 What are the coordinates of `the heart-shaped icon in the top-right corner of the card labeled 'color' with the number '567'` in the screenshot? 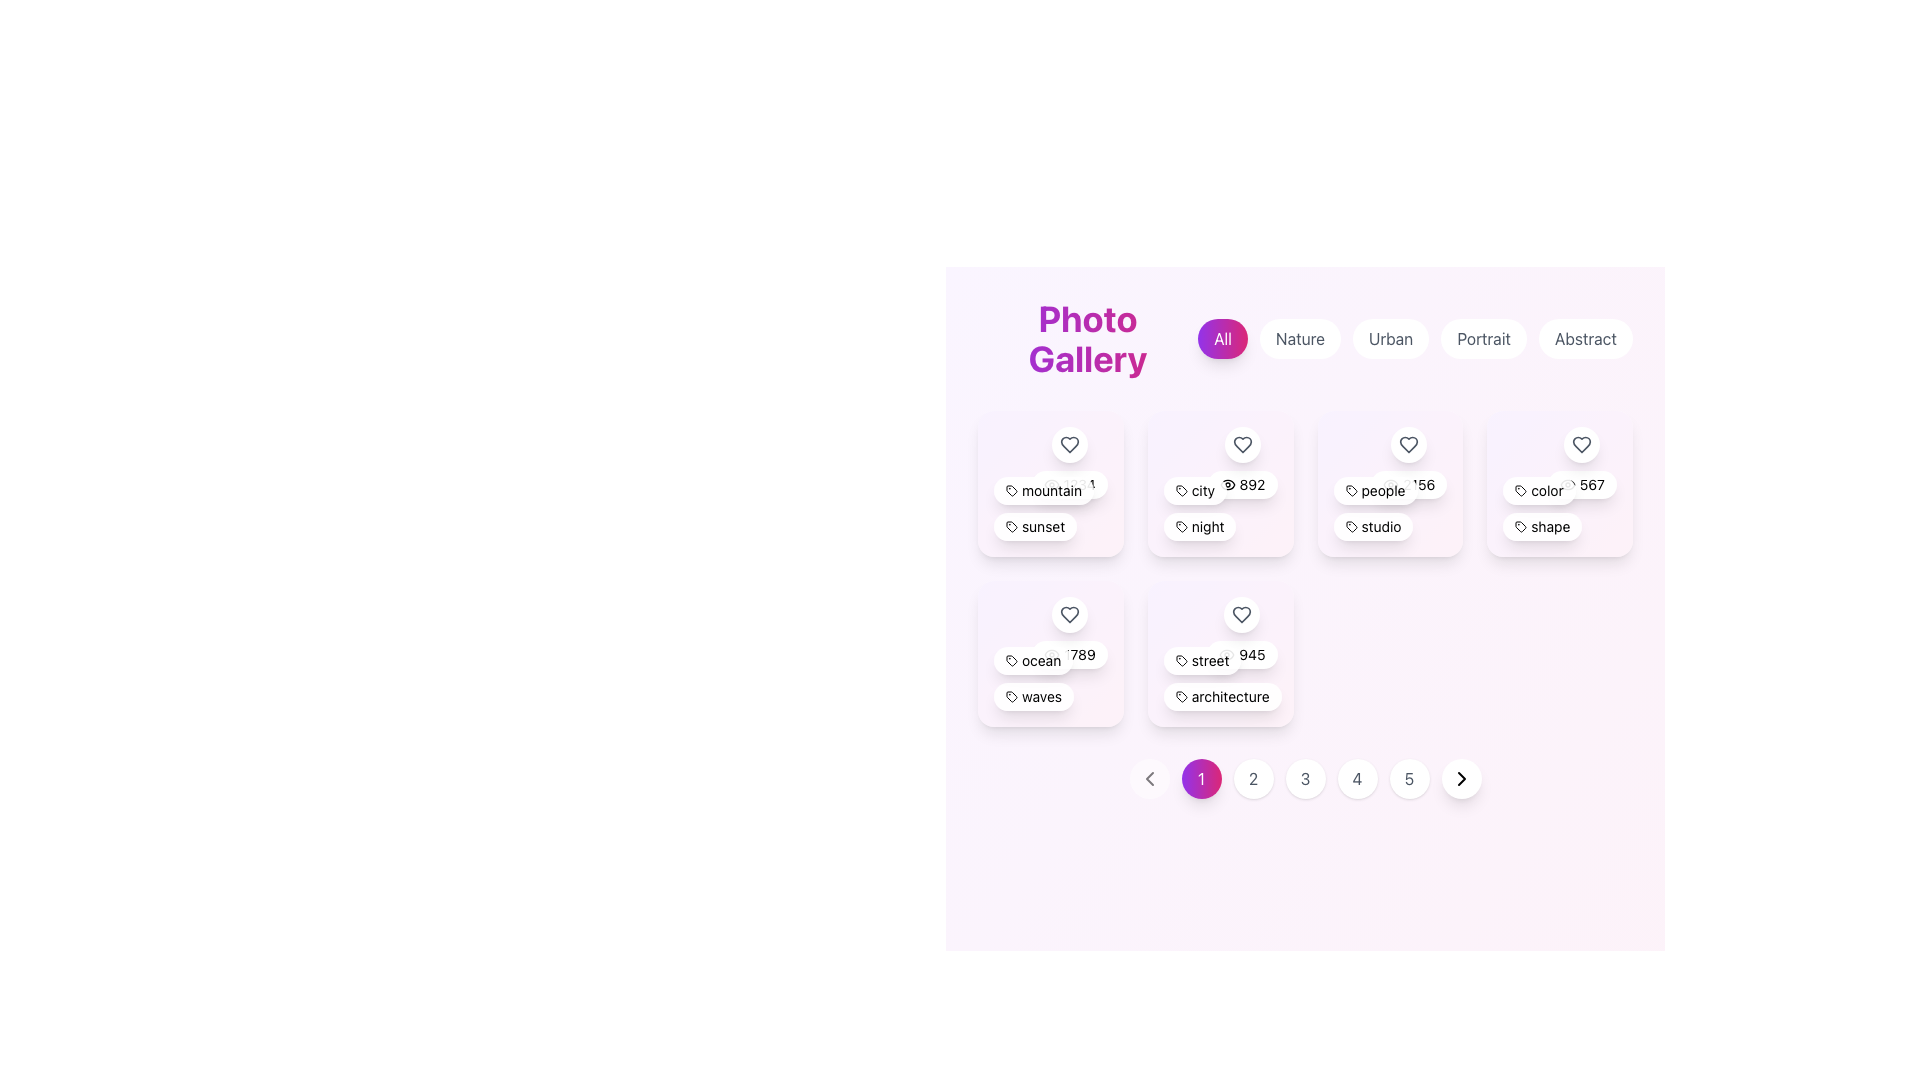 It's located at (1581, 443).